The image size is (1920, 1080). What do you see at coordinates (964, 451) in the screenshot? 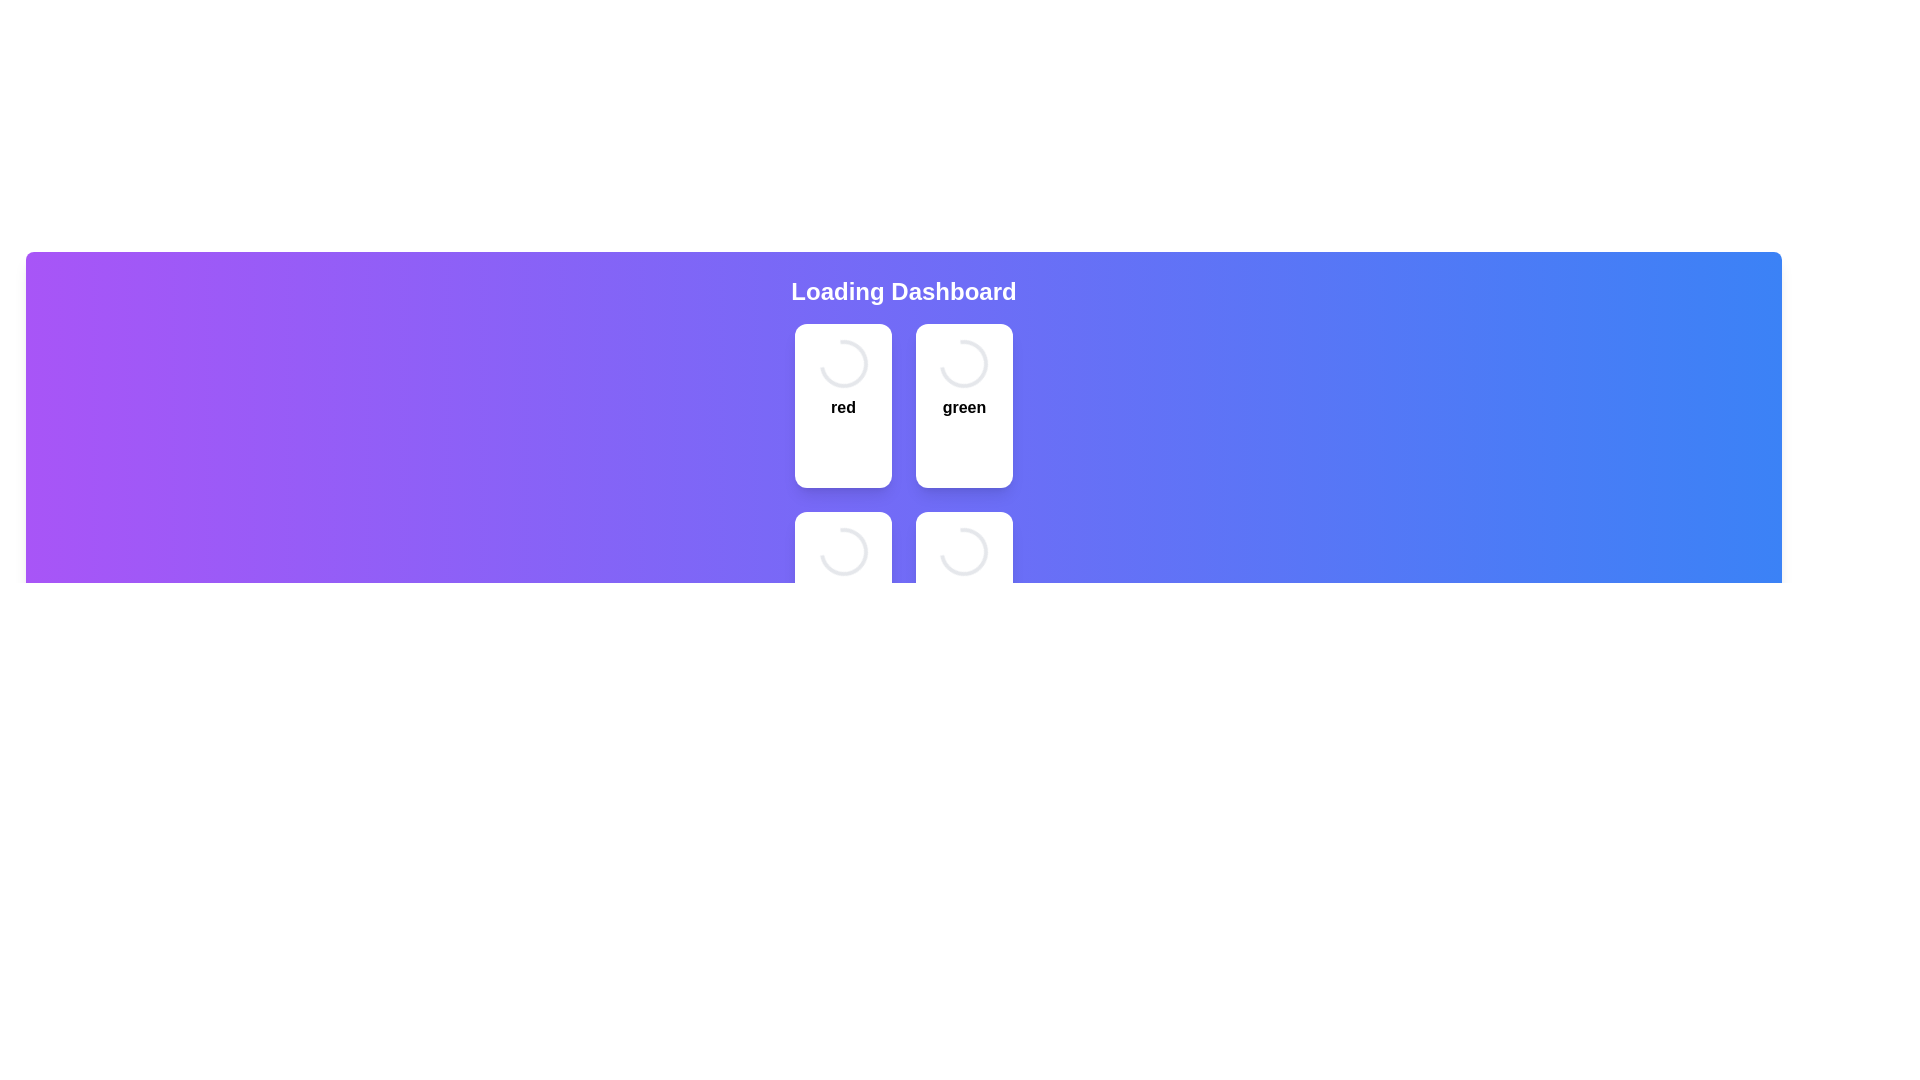
I see `the third button in the top-right panel, which is labeled 'green'` at bounding box center [964, 451].